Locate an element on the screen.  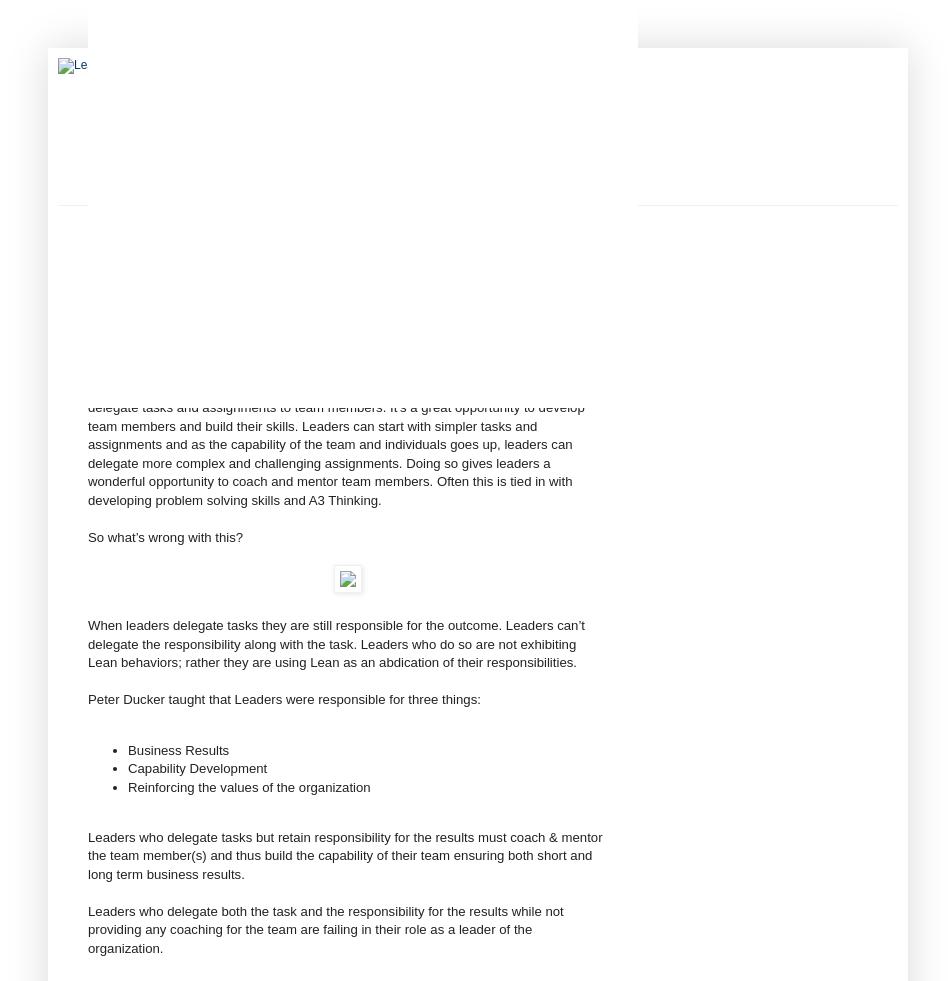
'Capability Development' is located at coordinates (126, 768).